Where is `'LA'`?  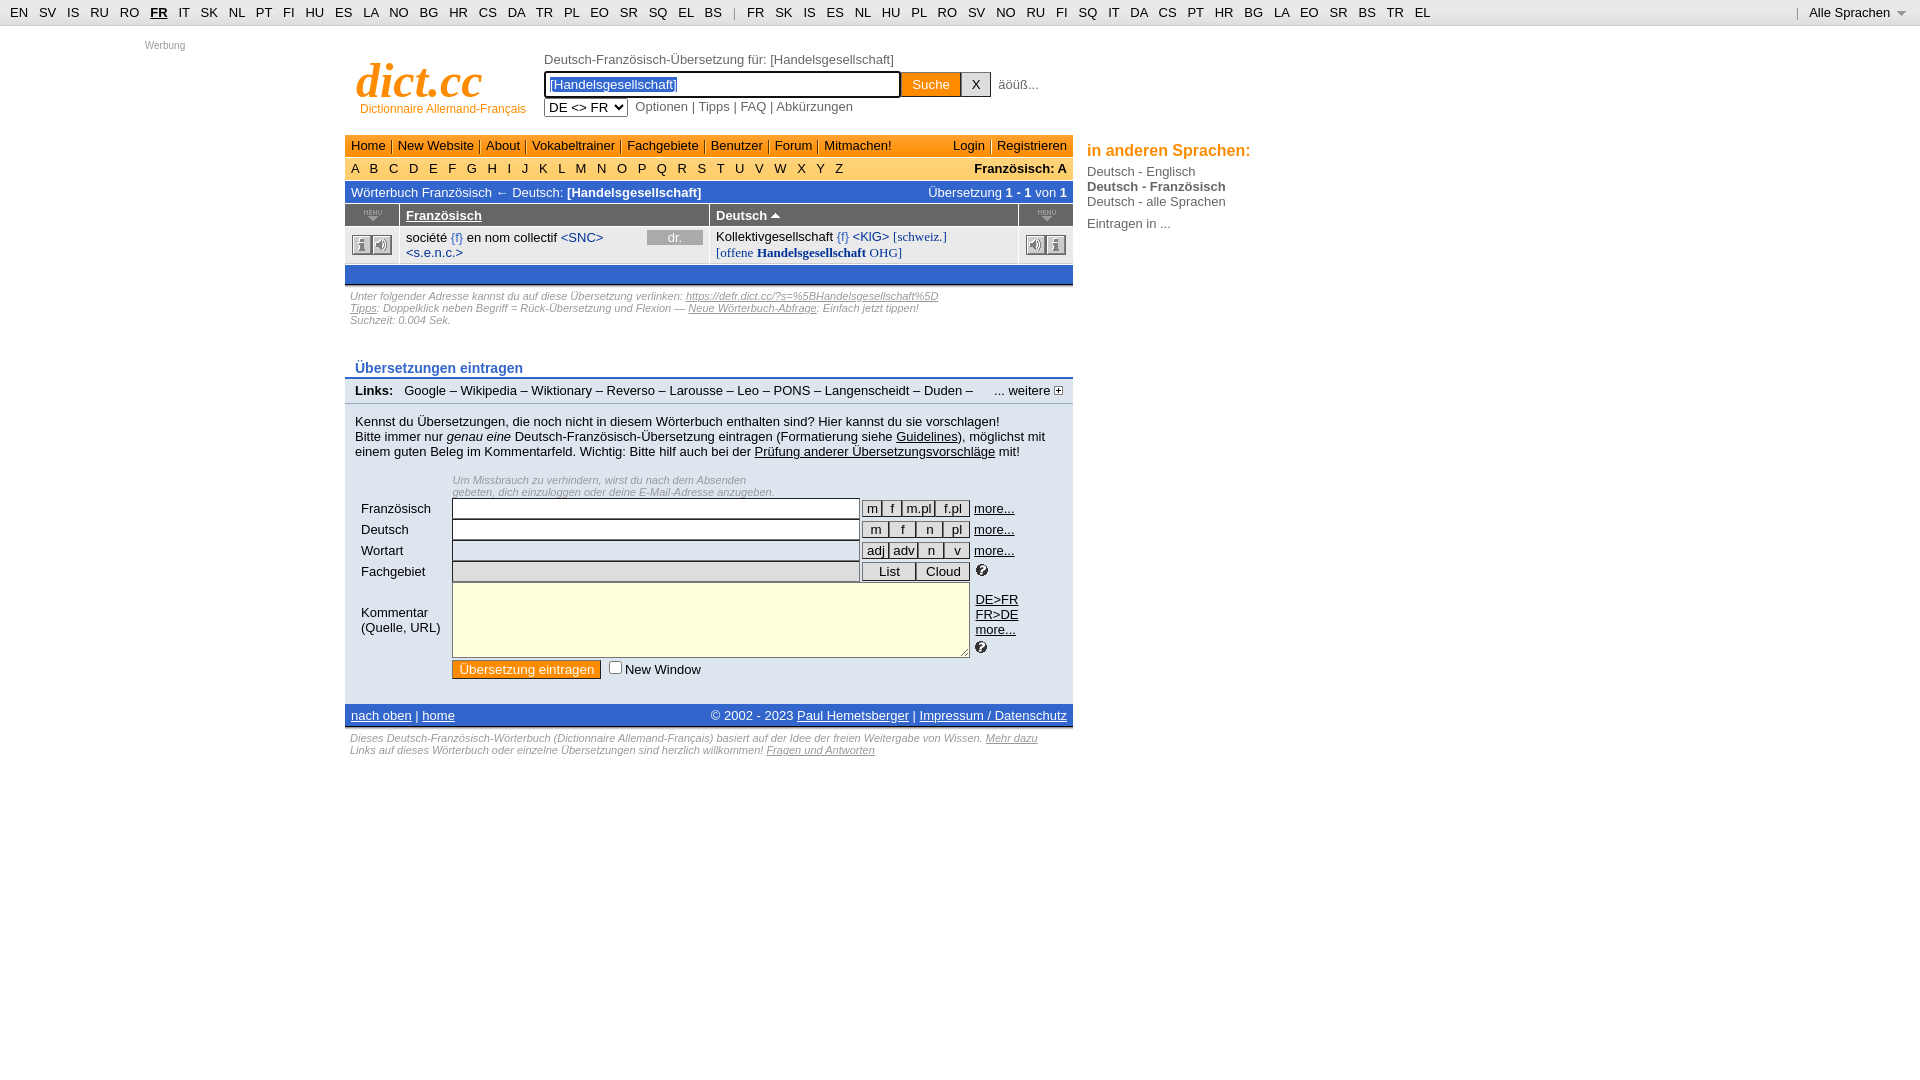
'LA' is located at coordinates (370, 12).